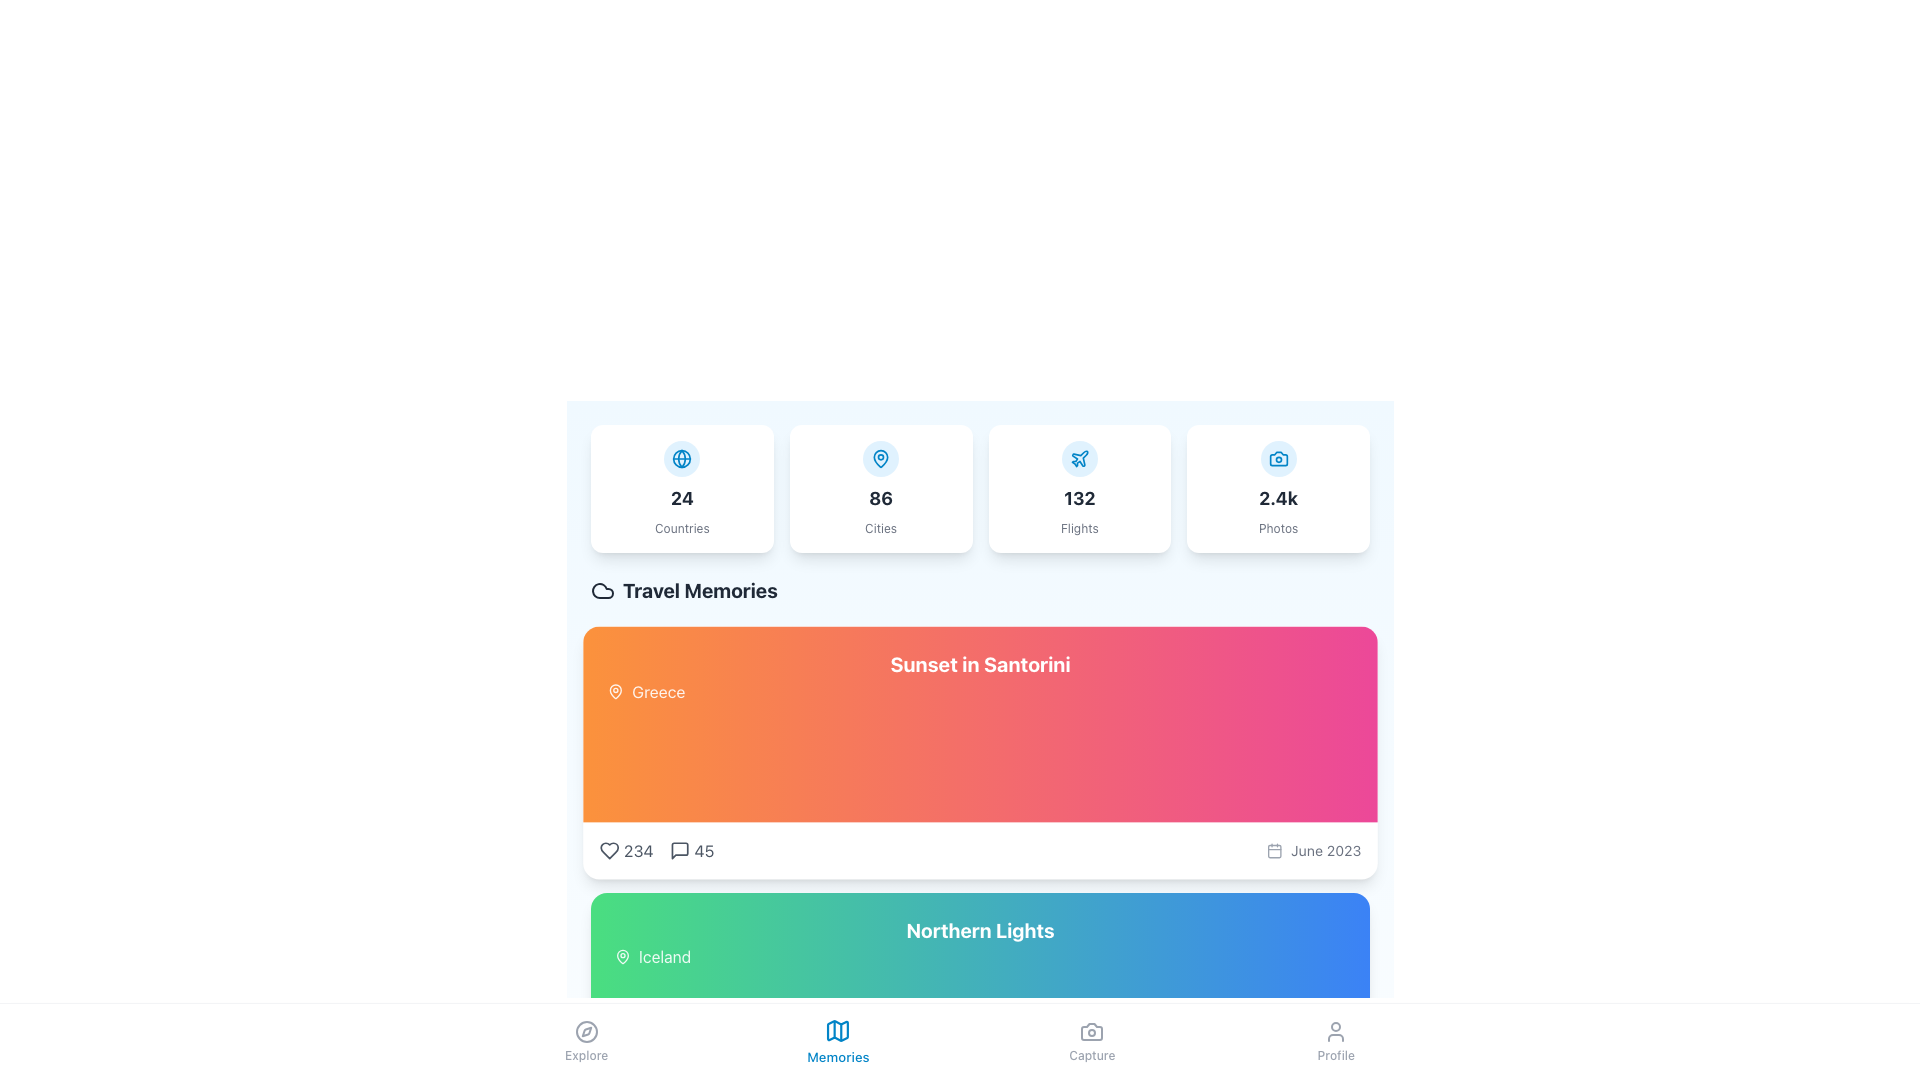  I want to click on the like button located below the 'Sunset in Santorini' card to indicate approval for the content, so click(624, 849).